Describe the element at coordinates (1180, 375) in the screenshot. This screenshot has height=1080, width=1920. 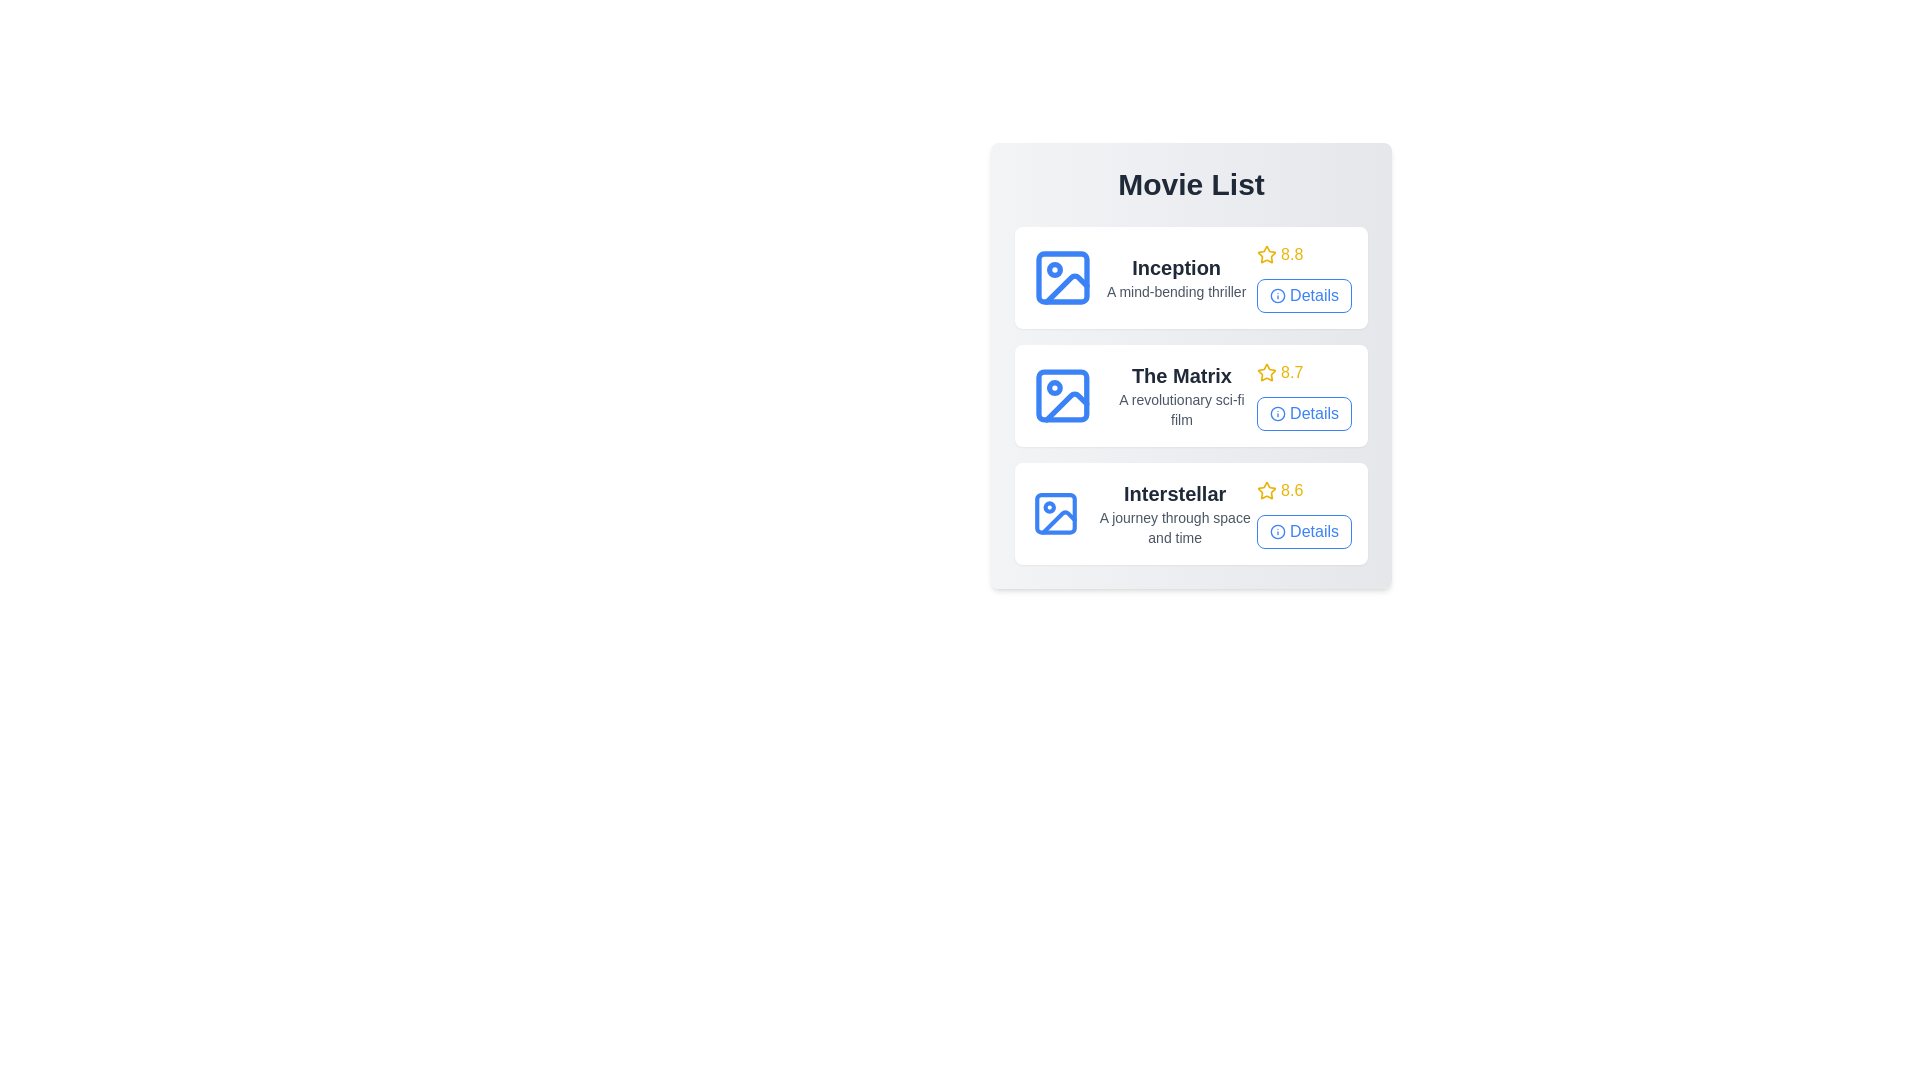
I see `the title of the movie The Matrix` at that location.